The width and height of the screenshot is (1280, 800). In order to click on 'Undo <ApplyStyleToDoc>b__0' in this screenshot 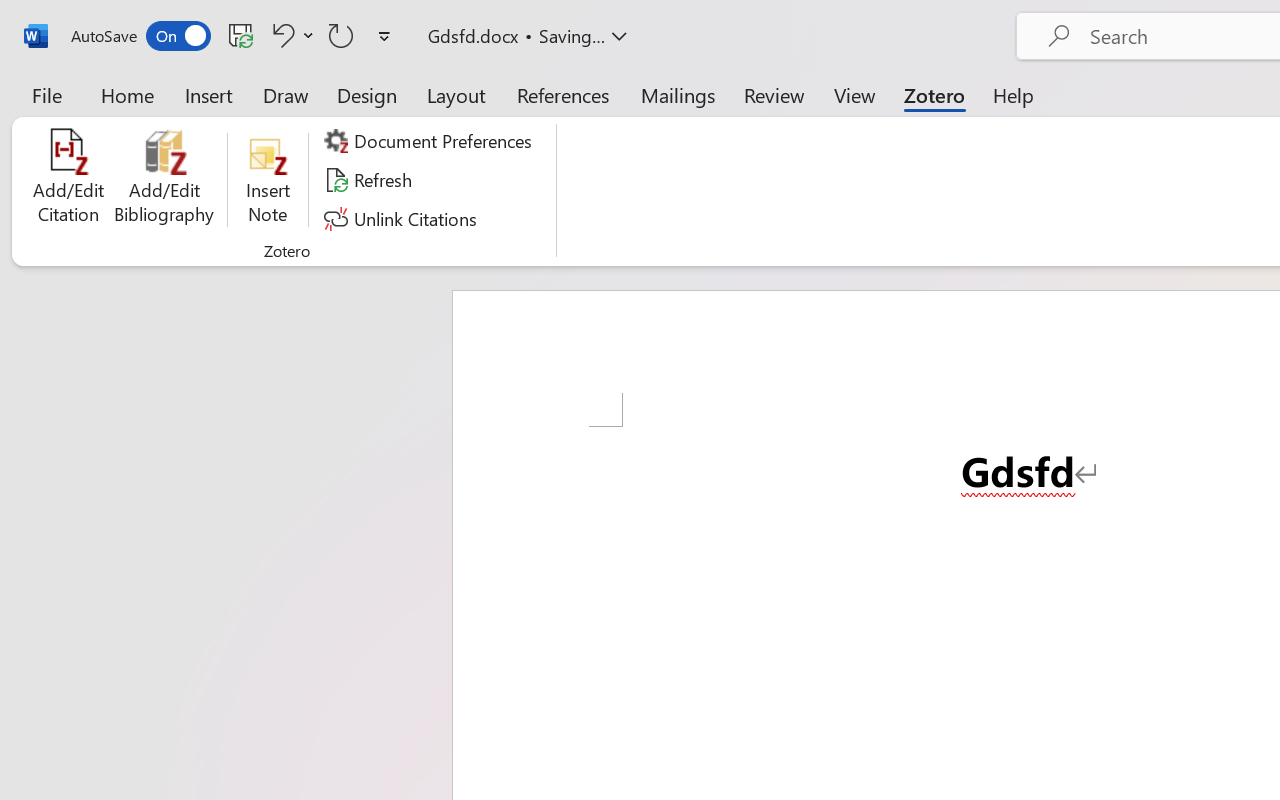, I will do `click(289, 34)`.